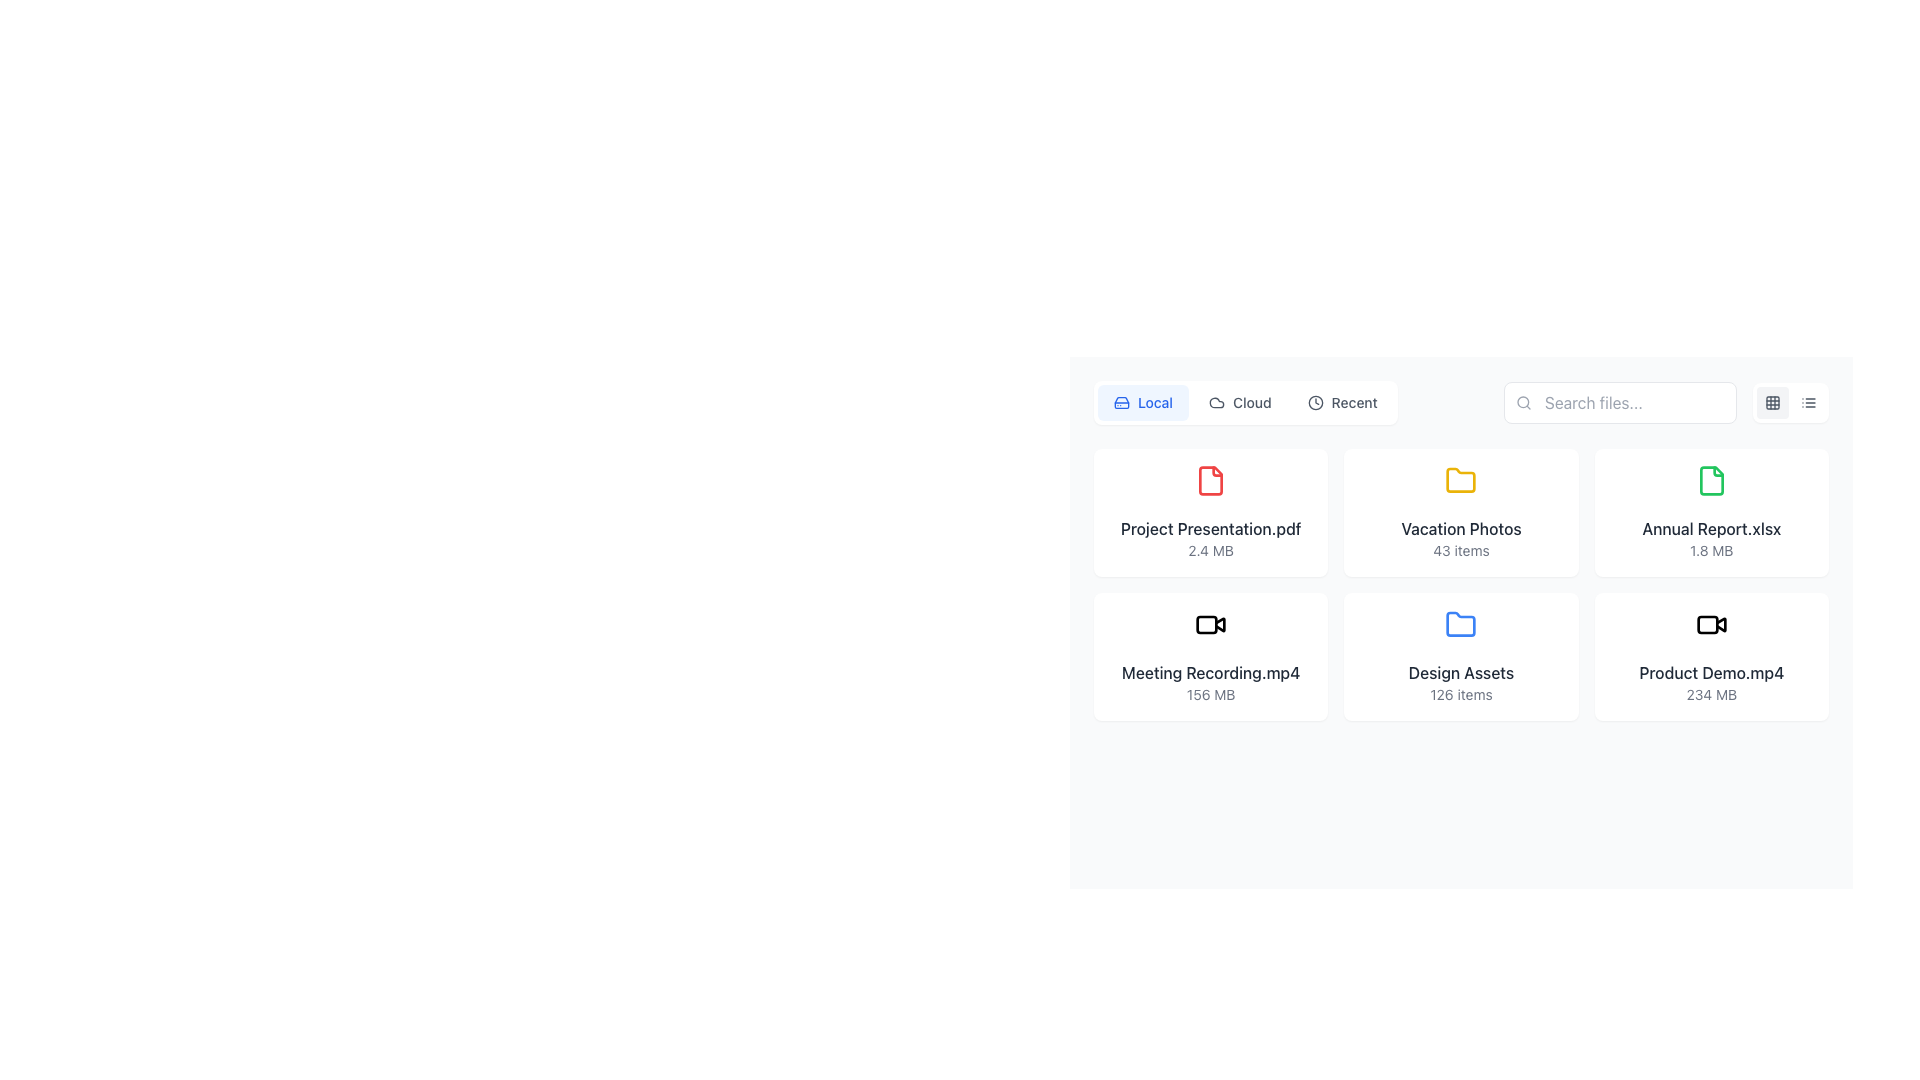 Image resolution: width=1920 pixels, height=1080 pixels. I want to click on the downloadable file component titled 'Annual Report.xlsx', so click(1710, 512).